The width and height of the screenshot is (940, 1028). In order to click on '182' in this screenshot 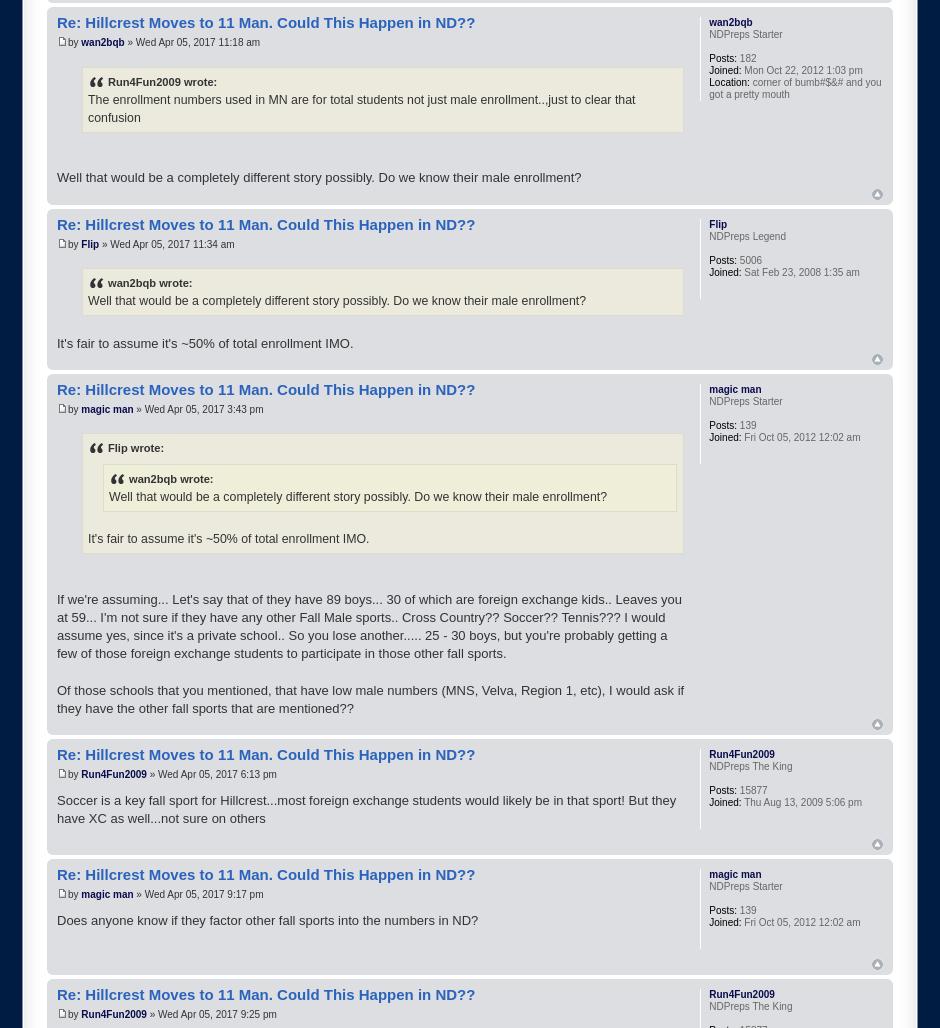, I will do `click(745, 58)`.